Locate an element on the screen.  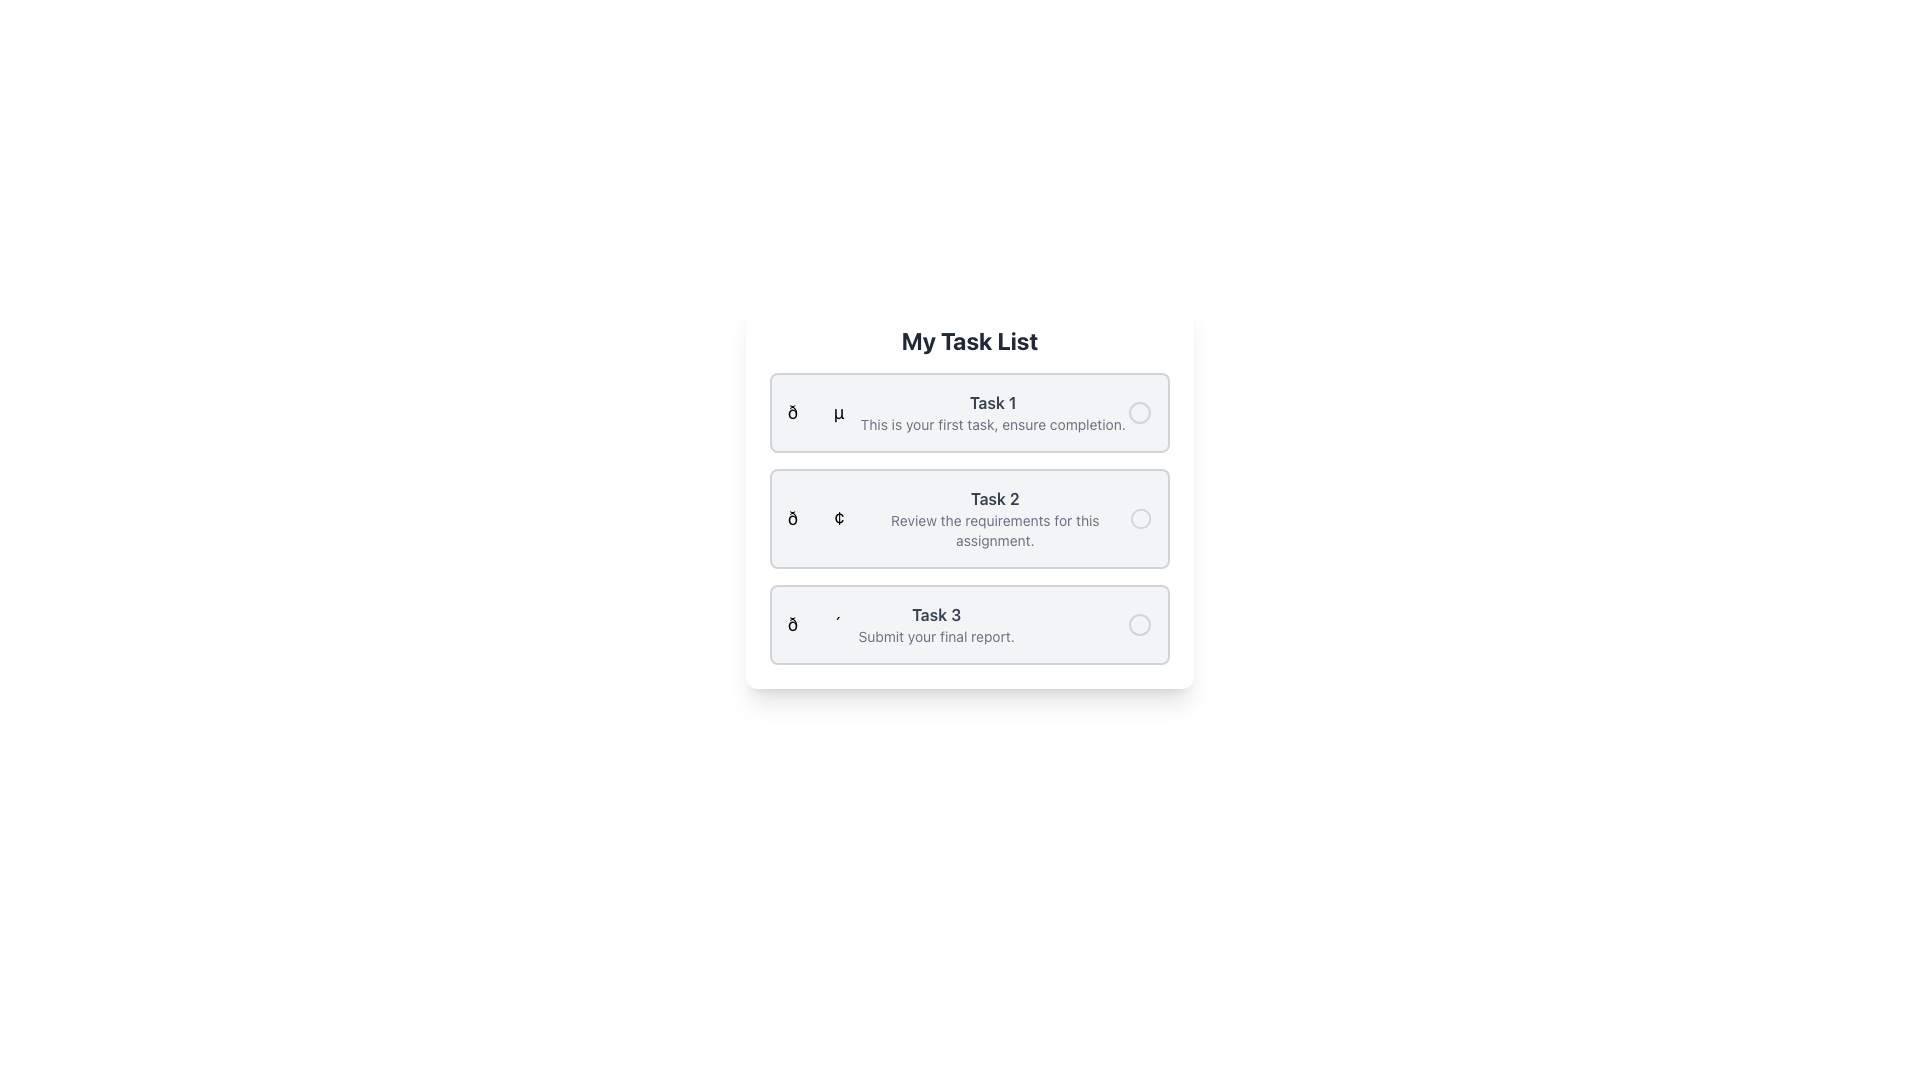
the small, circular SVG icon with a hollow center located is located at coordinates (1140, 623).